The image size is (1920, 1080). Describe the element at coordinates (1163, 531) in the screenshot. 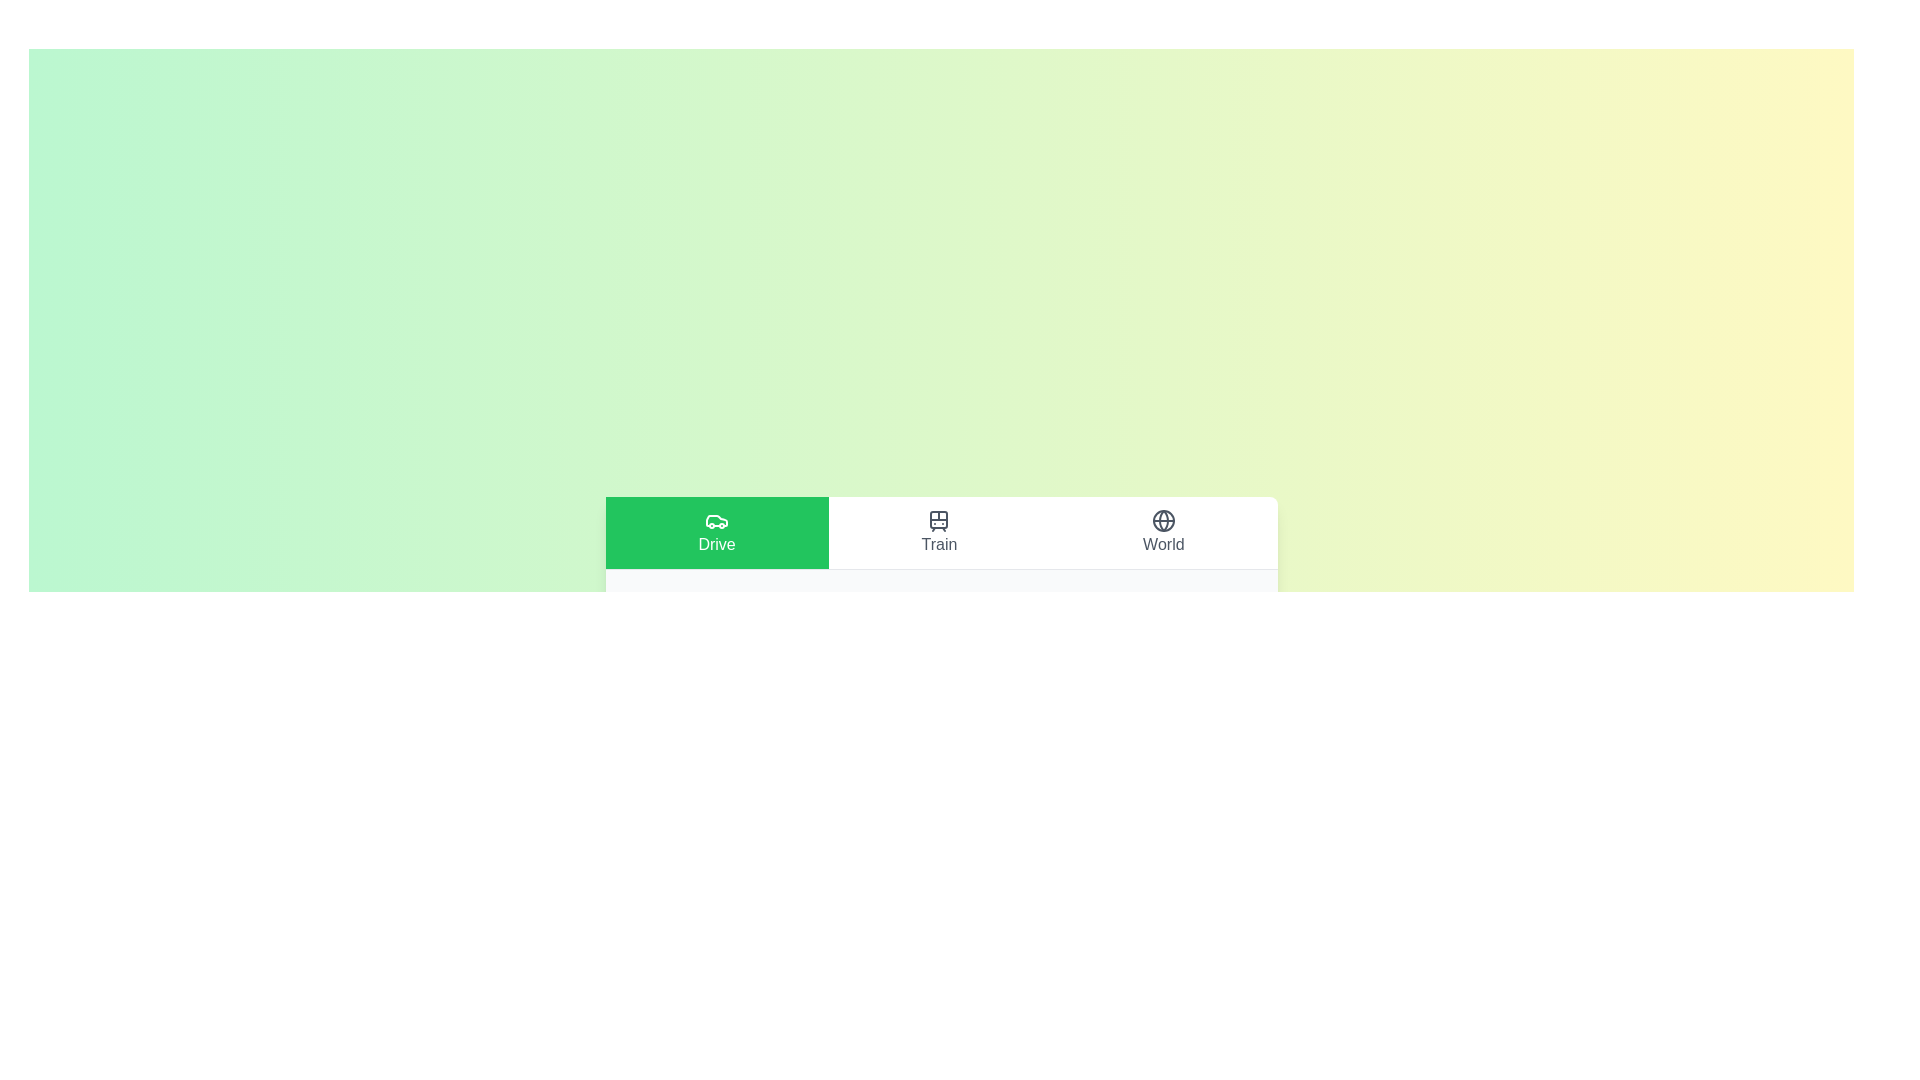

I see `the World tab by clicking on its area` at that location.